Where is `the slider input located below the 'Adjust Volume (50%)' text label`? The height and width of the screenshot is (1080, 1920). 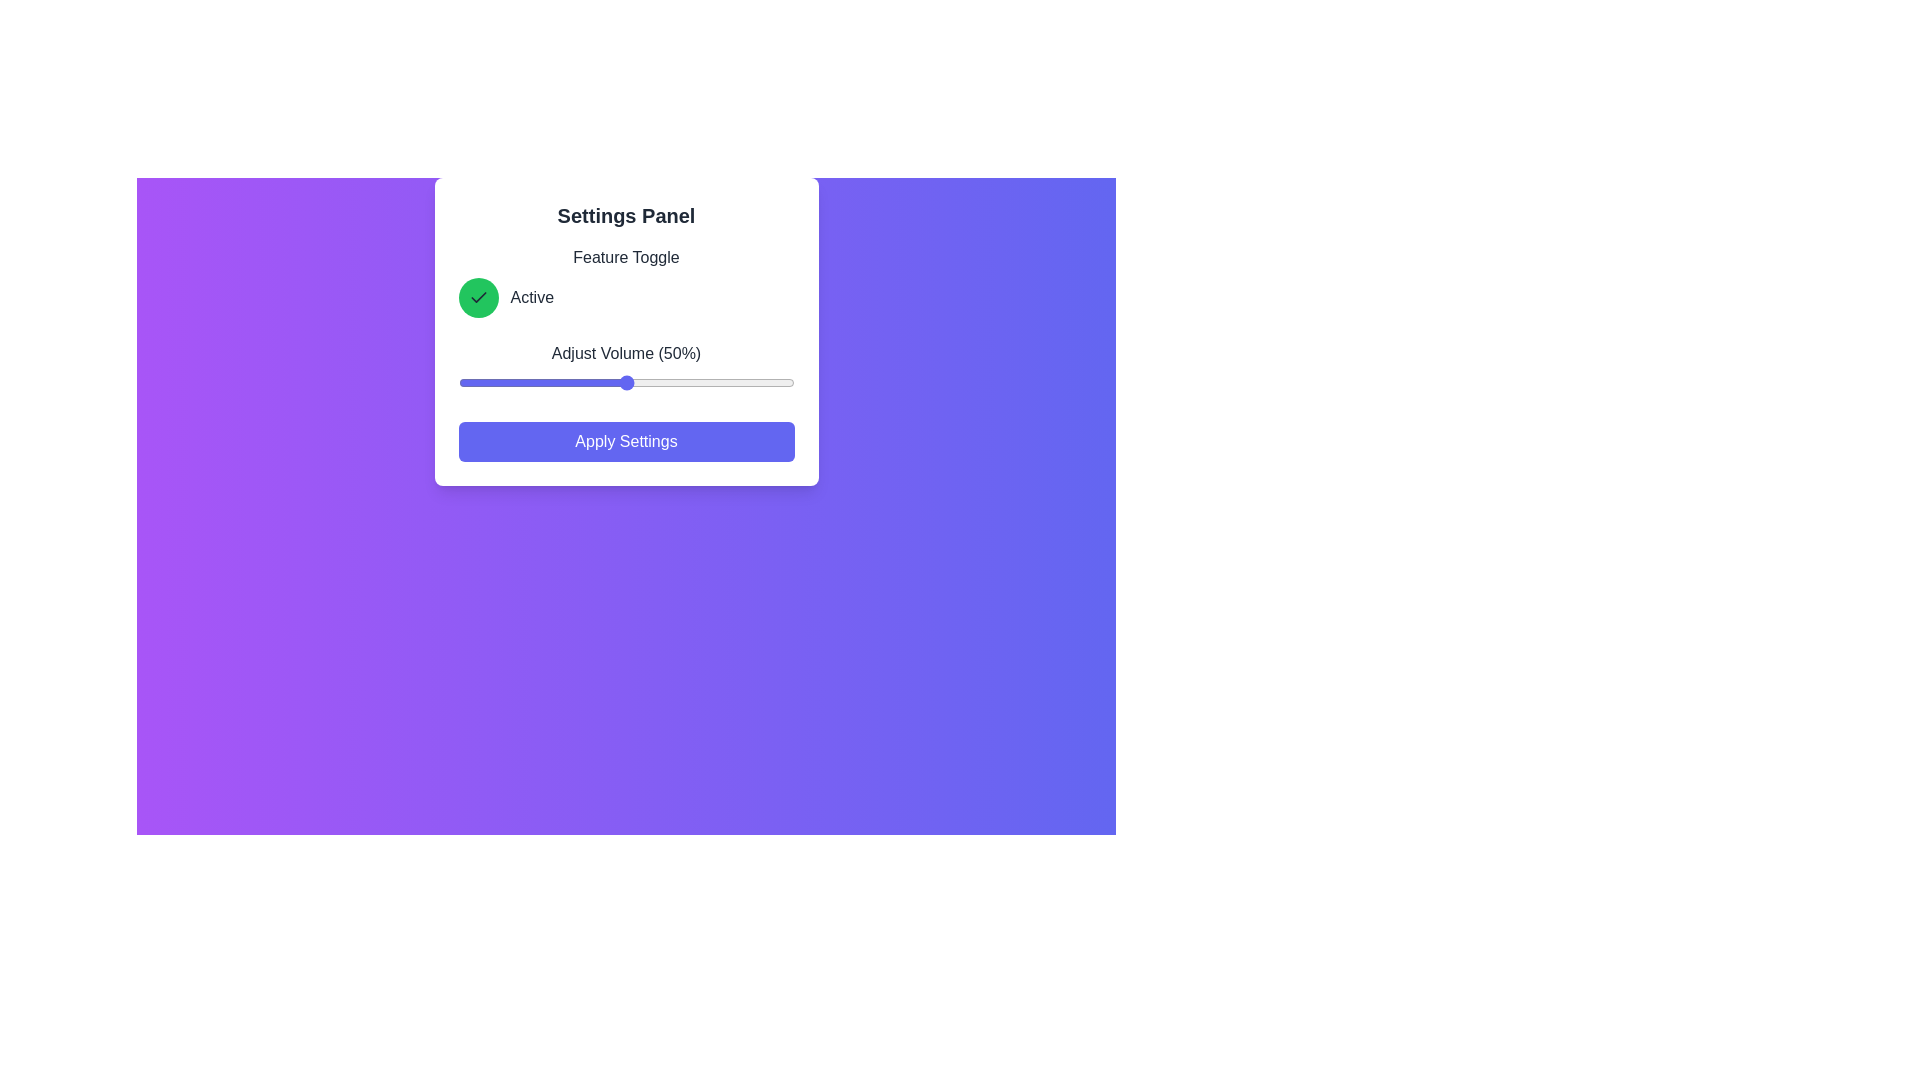
the slider input located below the 'Adjust Volume (50%)' text label is located at coordinates (625, 382).